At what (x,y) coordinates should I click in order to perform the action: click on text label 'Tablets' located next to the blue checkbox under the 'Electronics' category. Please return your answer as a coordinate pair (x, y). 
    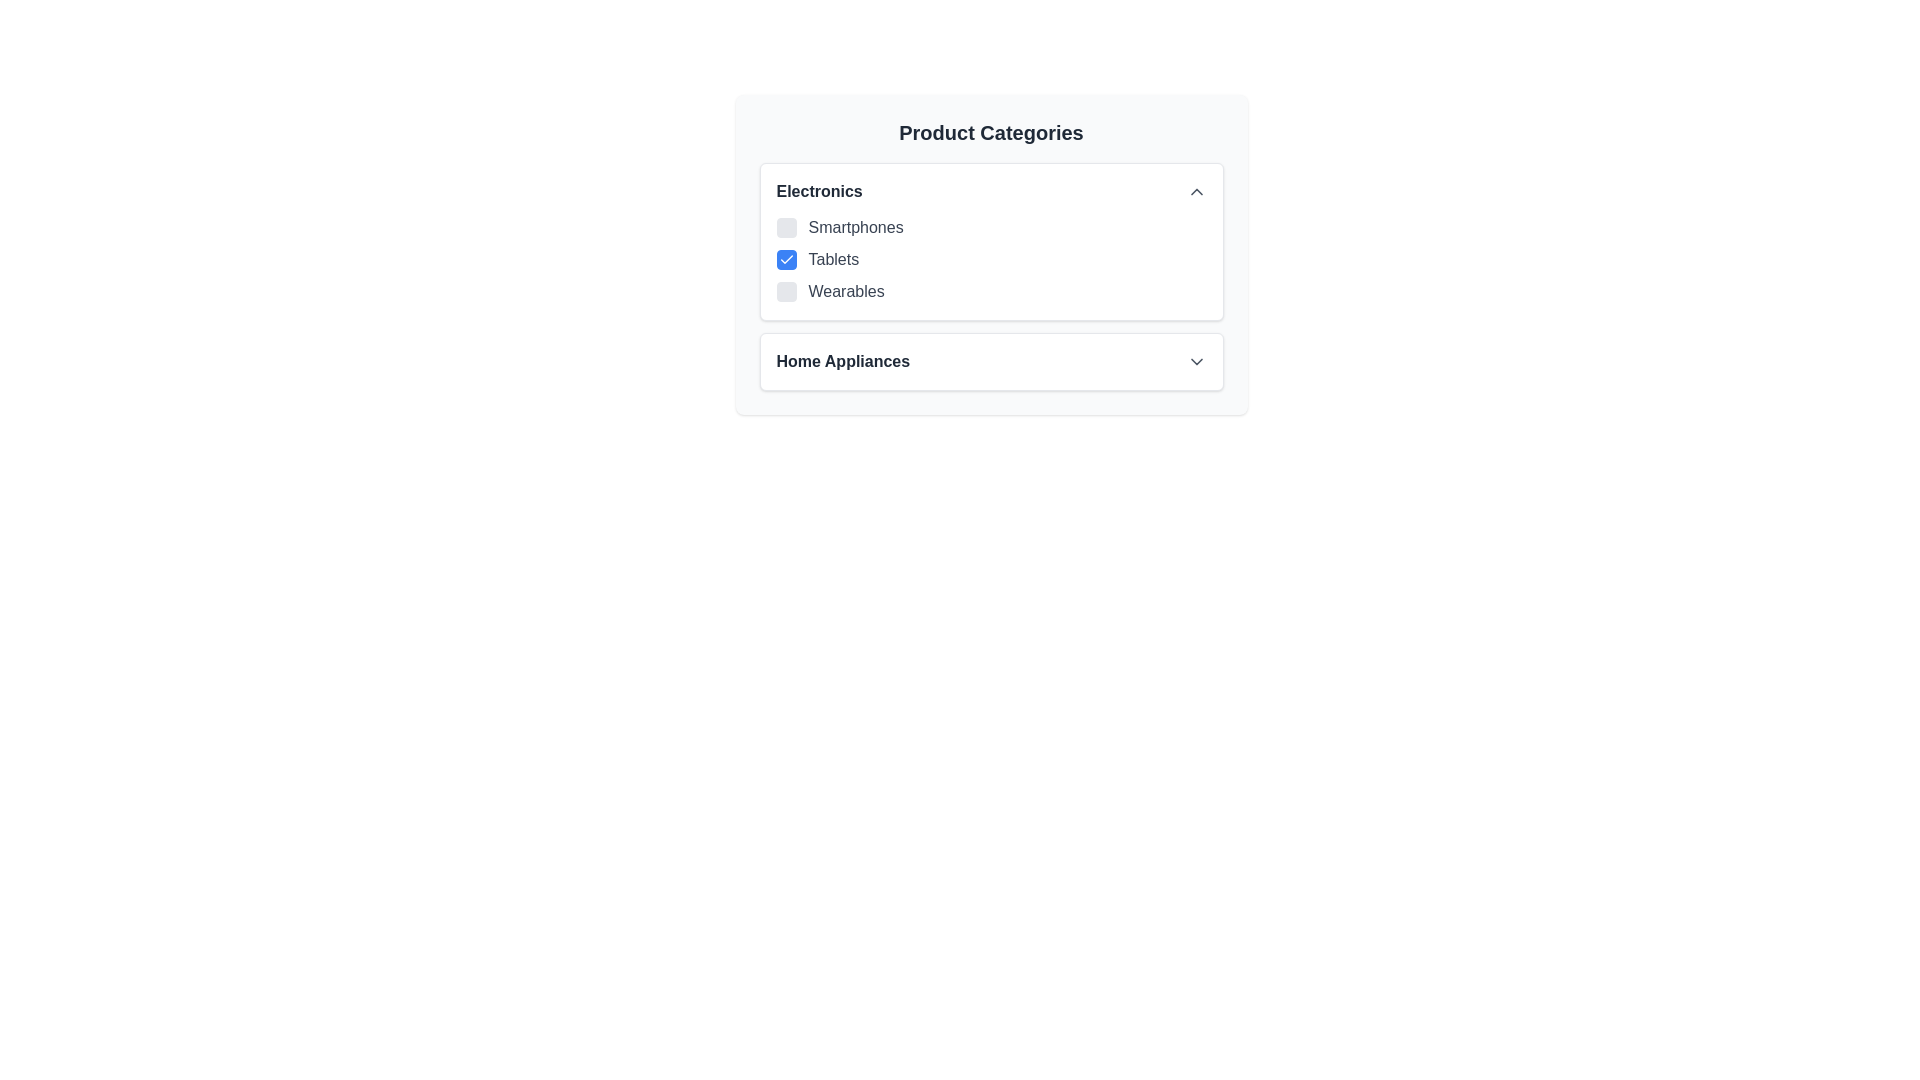
    Looking at the image, I should click on (833, 258).